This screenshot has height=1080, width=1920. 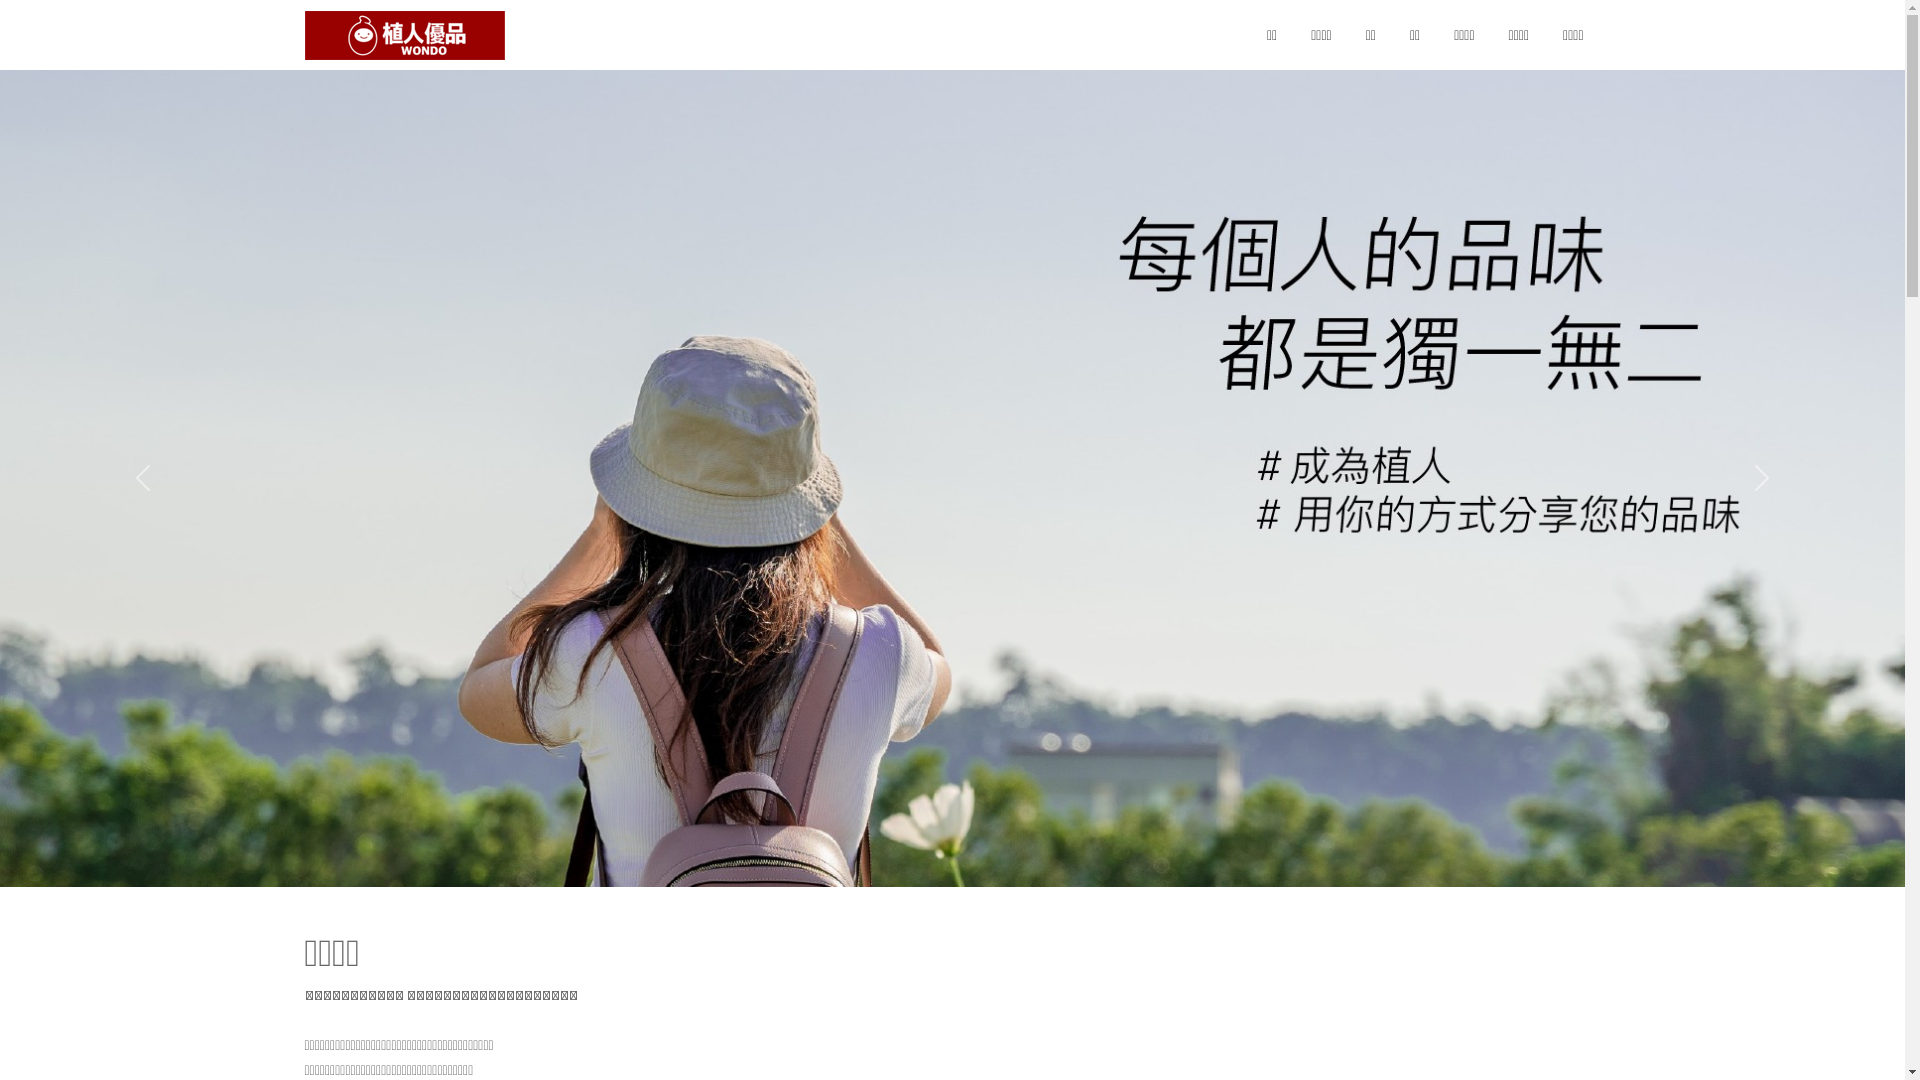 What do you see at coordinates (1761, 478) in the screenshot?
I see `'Next'` at bounding box center [1761, 478].